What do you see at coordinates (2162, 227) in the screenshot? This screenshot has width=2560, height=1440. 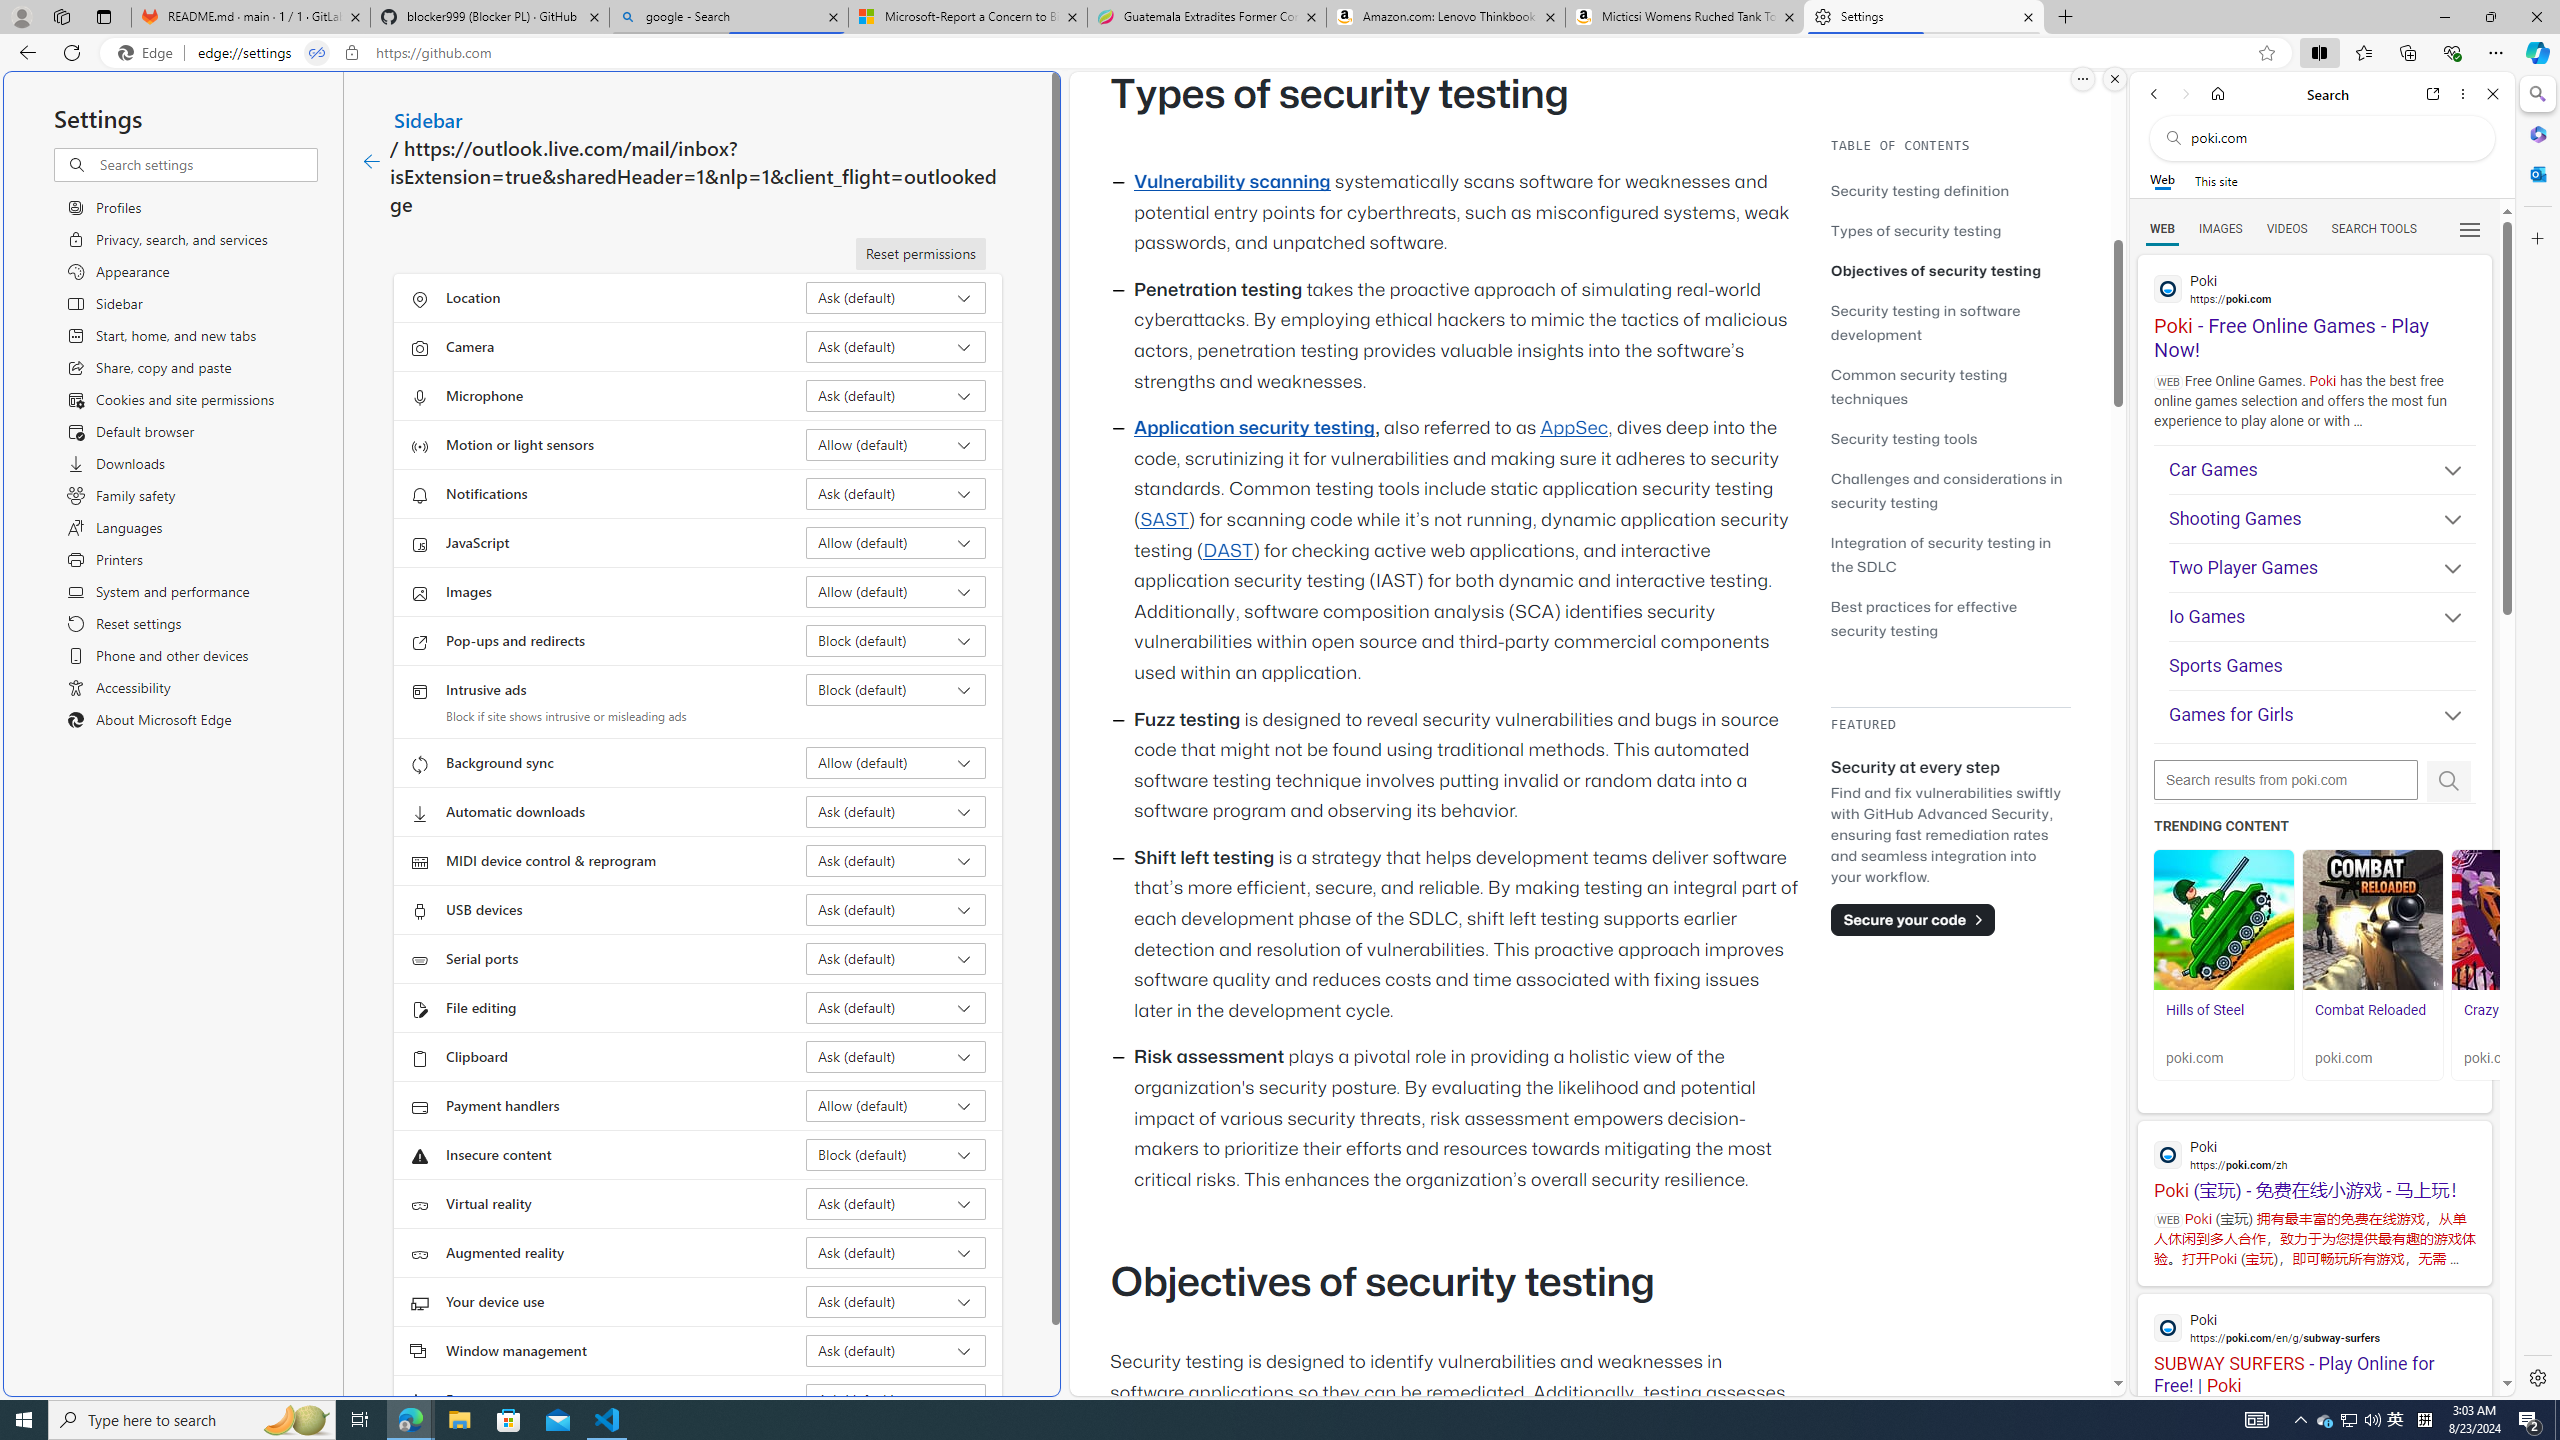 I see `'Search Filter, WEB'` at bounding box center [2162, 227].